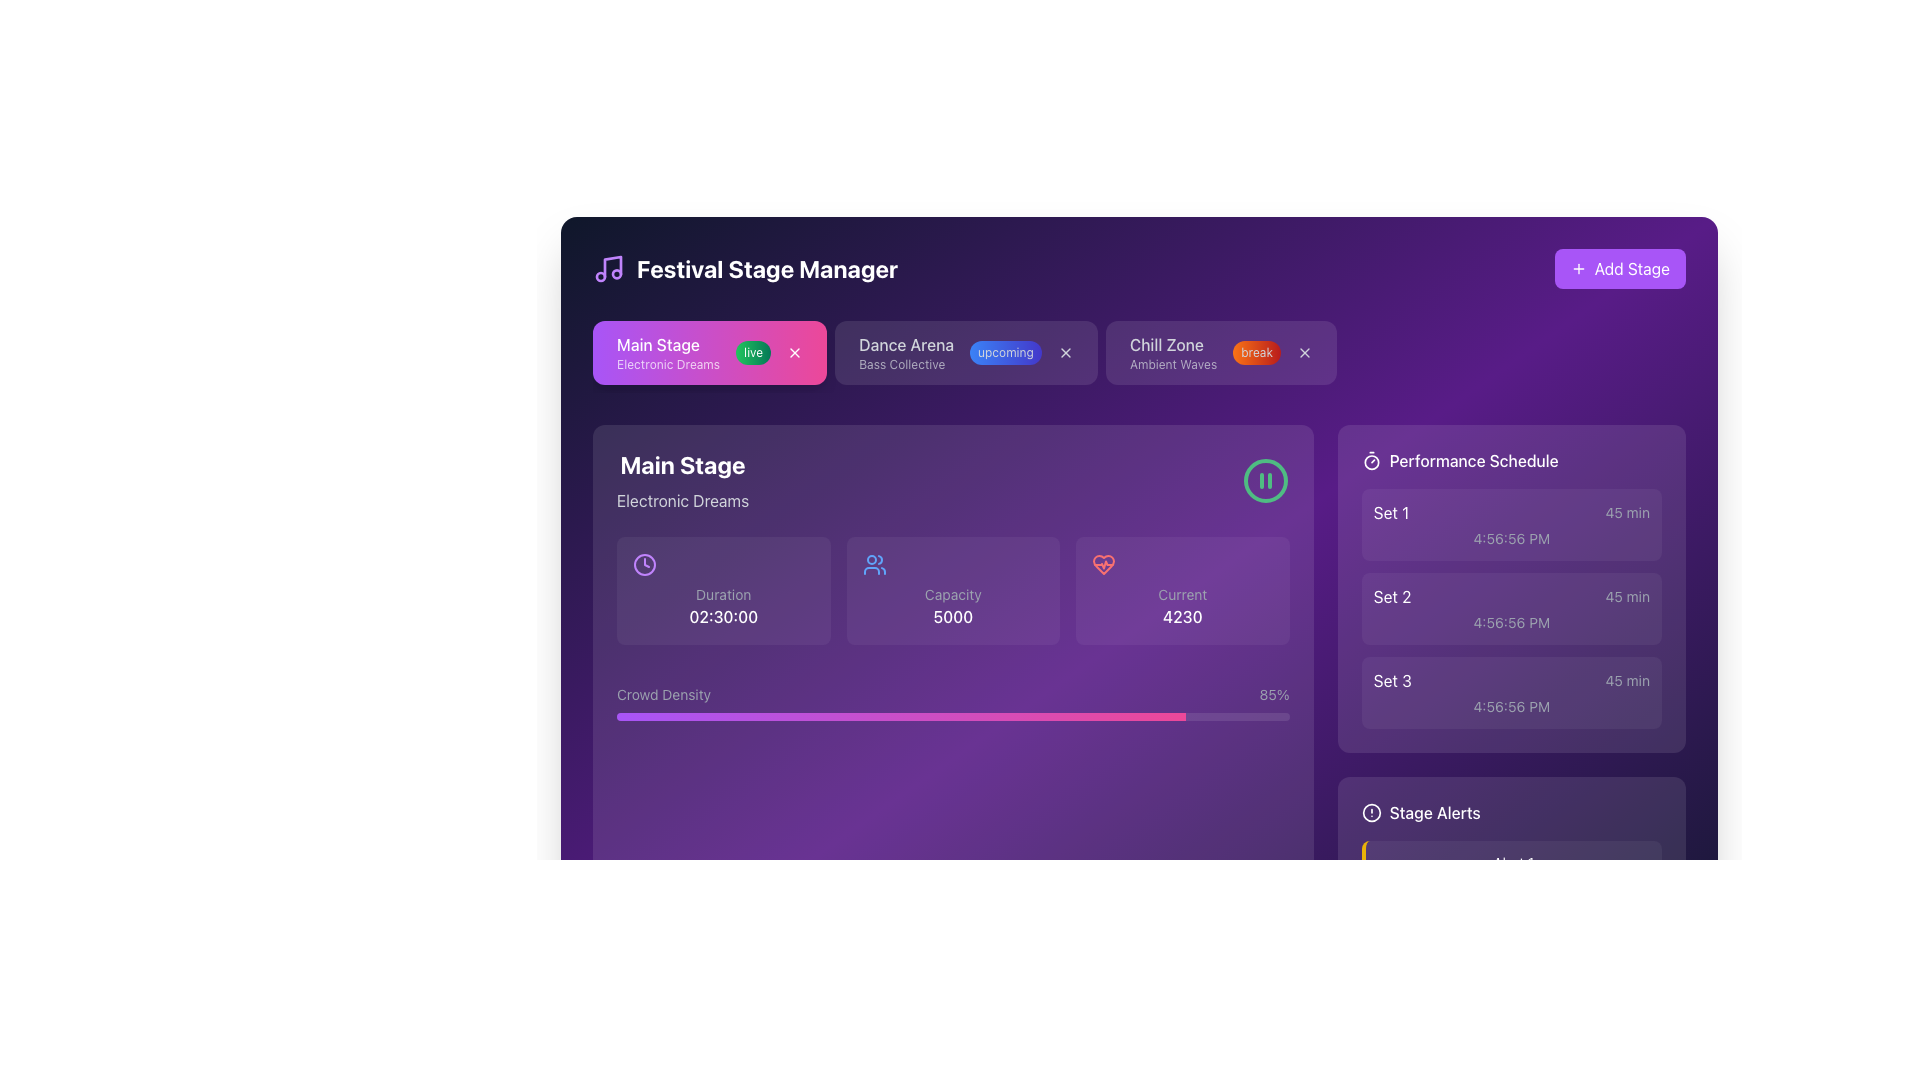 This screenshot has width=1920, height=1080. I want to click on the 'Crowd Density' label, which is styled with a light font color on a dark purple background and is positioned to the left of a numerical percentage value, so click(664, 693).